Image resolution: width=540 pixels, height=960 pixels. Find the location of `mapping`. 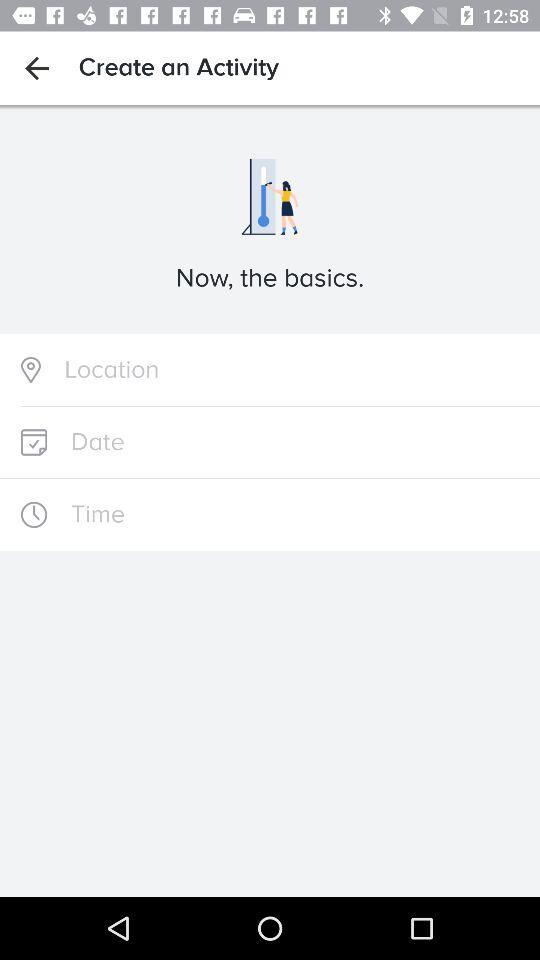

mapping is located at coordinates (270, 369).